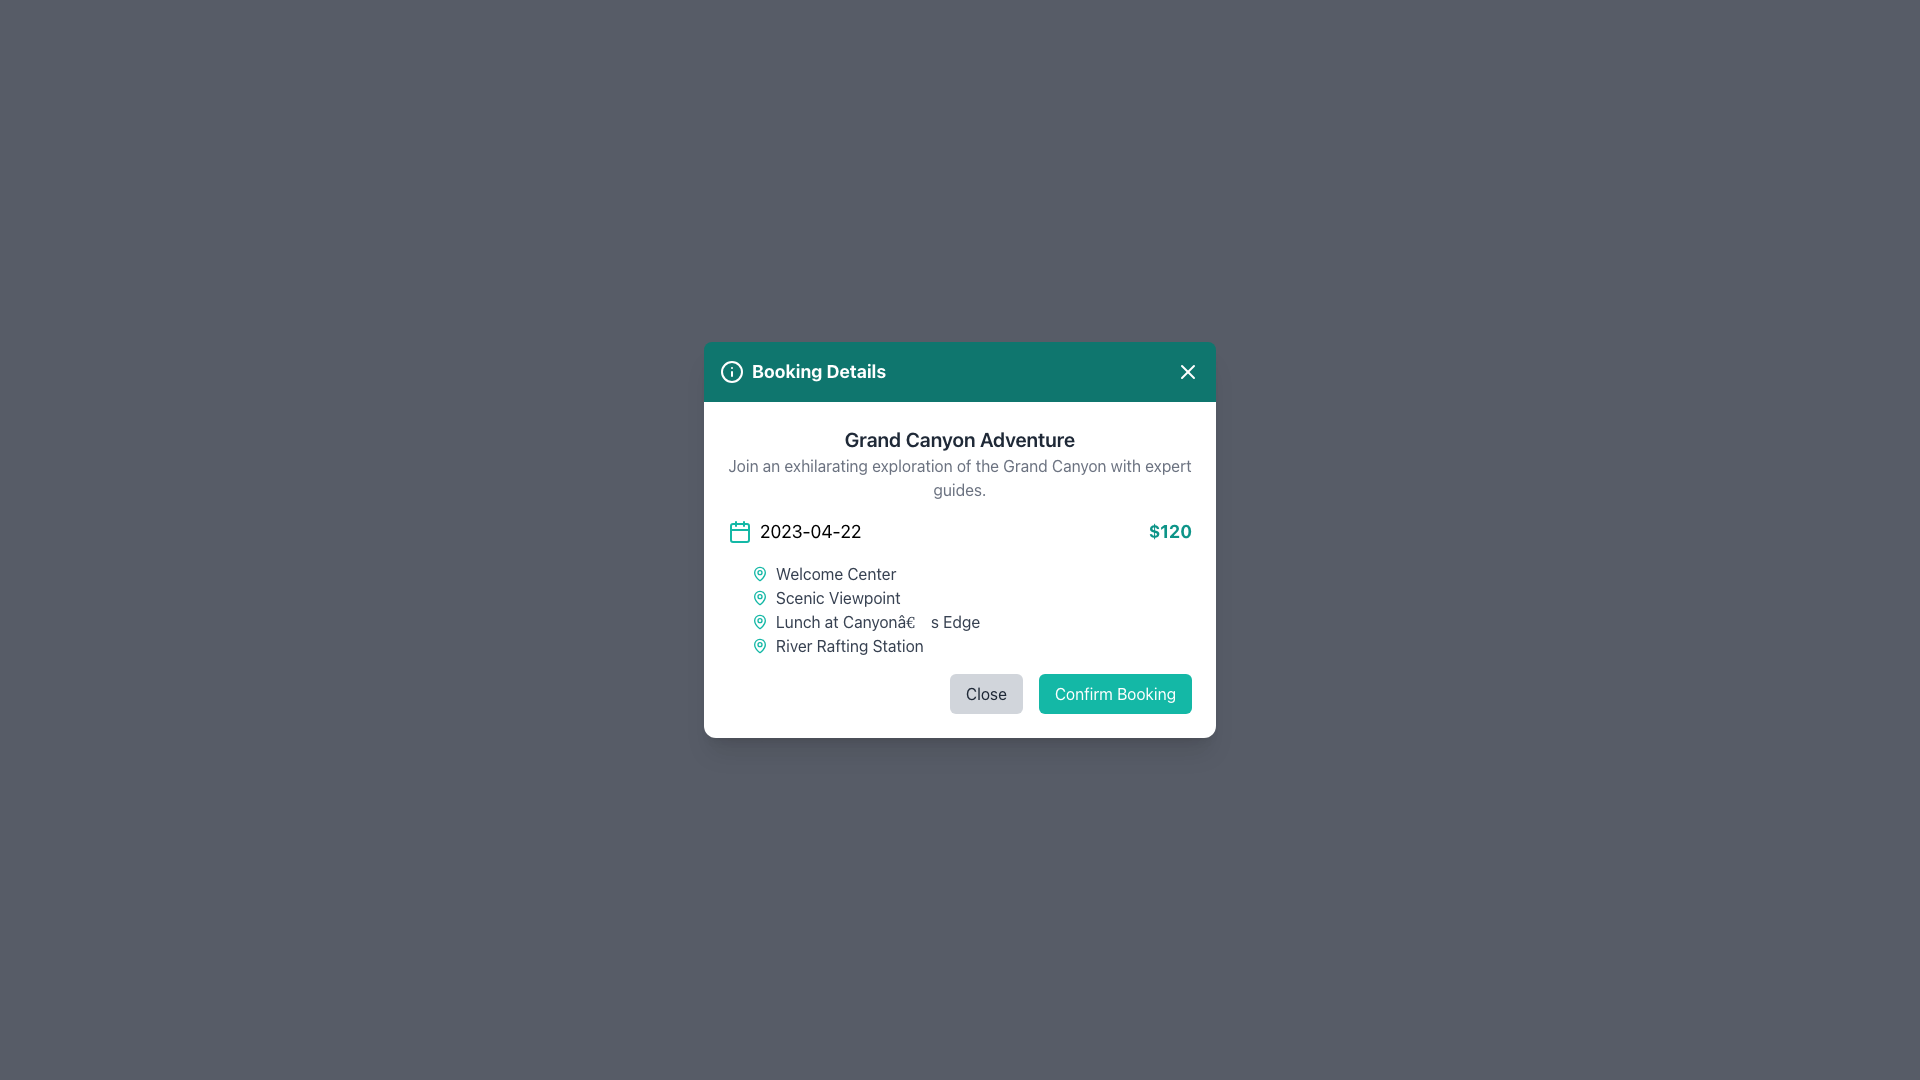  I want to click on the static text label displaying the date '2023-04-22' located near the top of the booking details modal dialog, next to the calendar icon, so click(810, 531).